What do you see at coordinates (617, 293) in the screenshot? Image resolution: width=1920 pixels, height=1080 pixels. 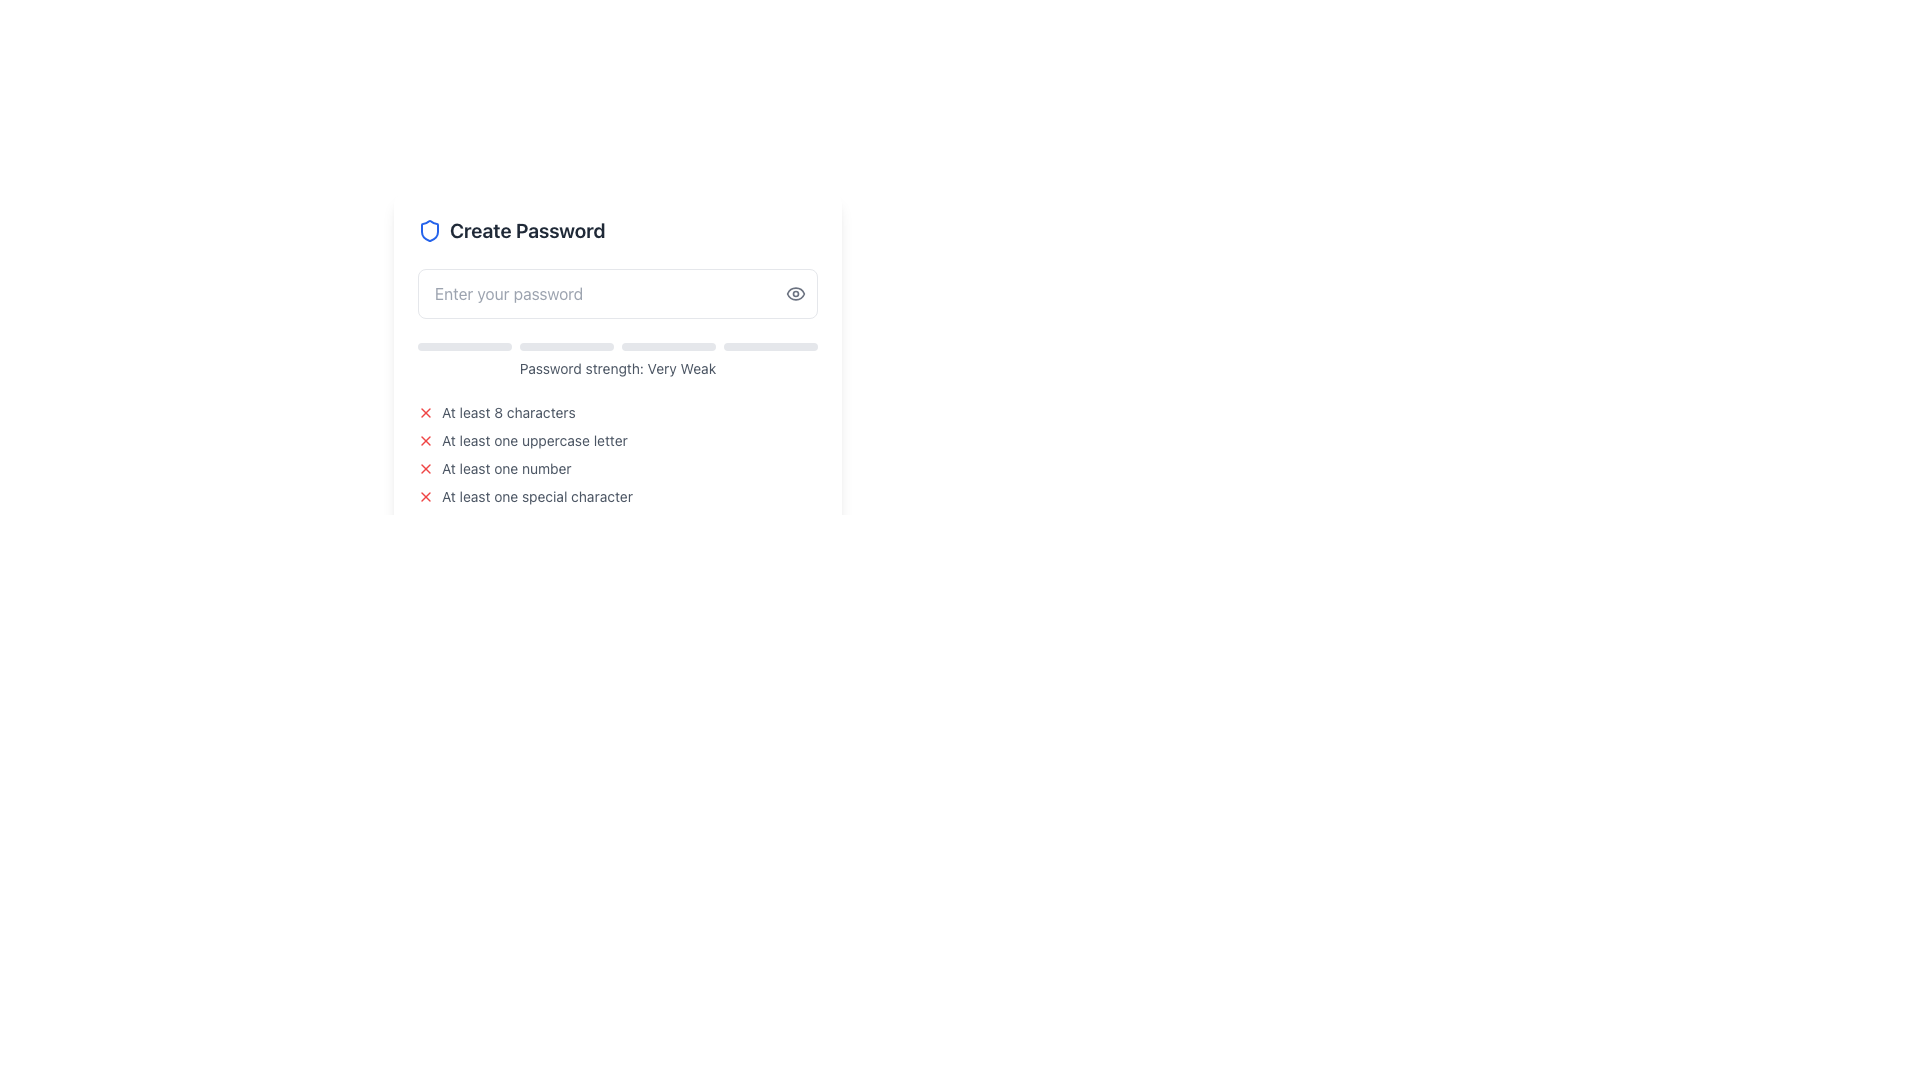 I see `the Password input field with the placeholder 'Enter your password'` at bounding box center [617, 293].